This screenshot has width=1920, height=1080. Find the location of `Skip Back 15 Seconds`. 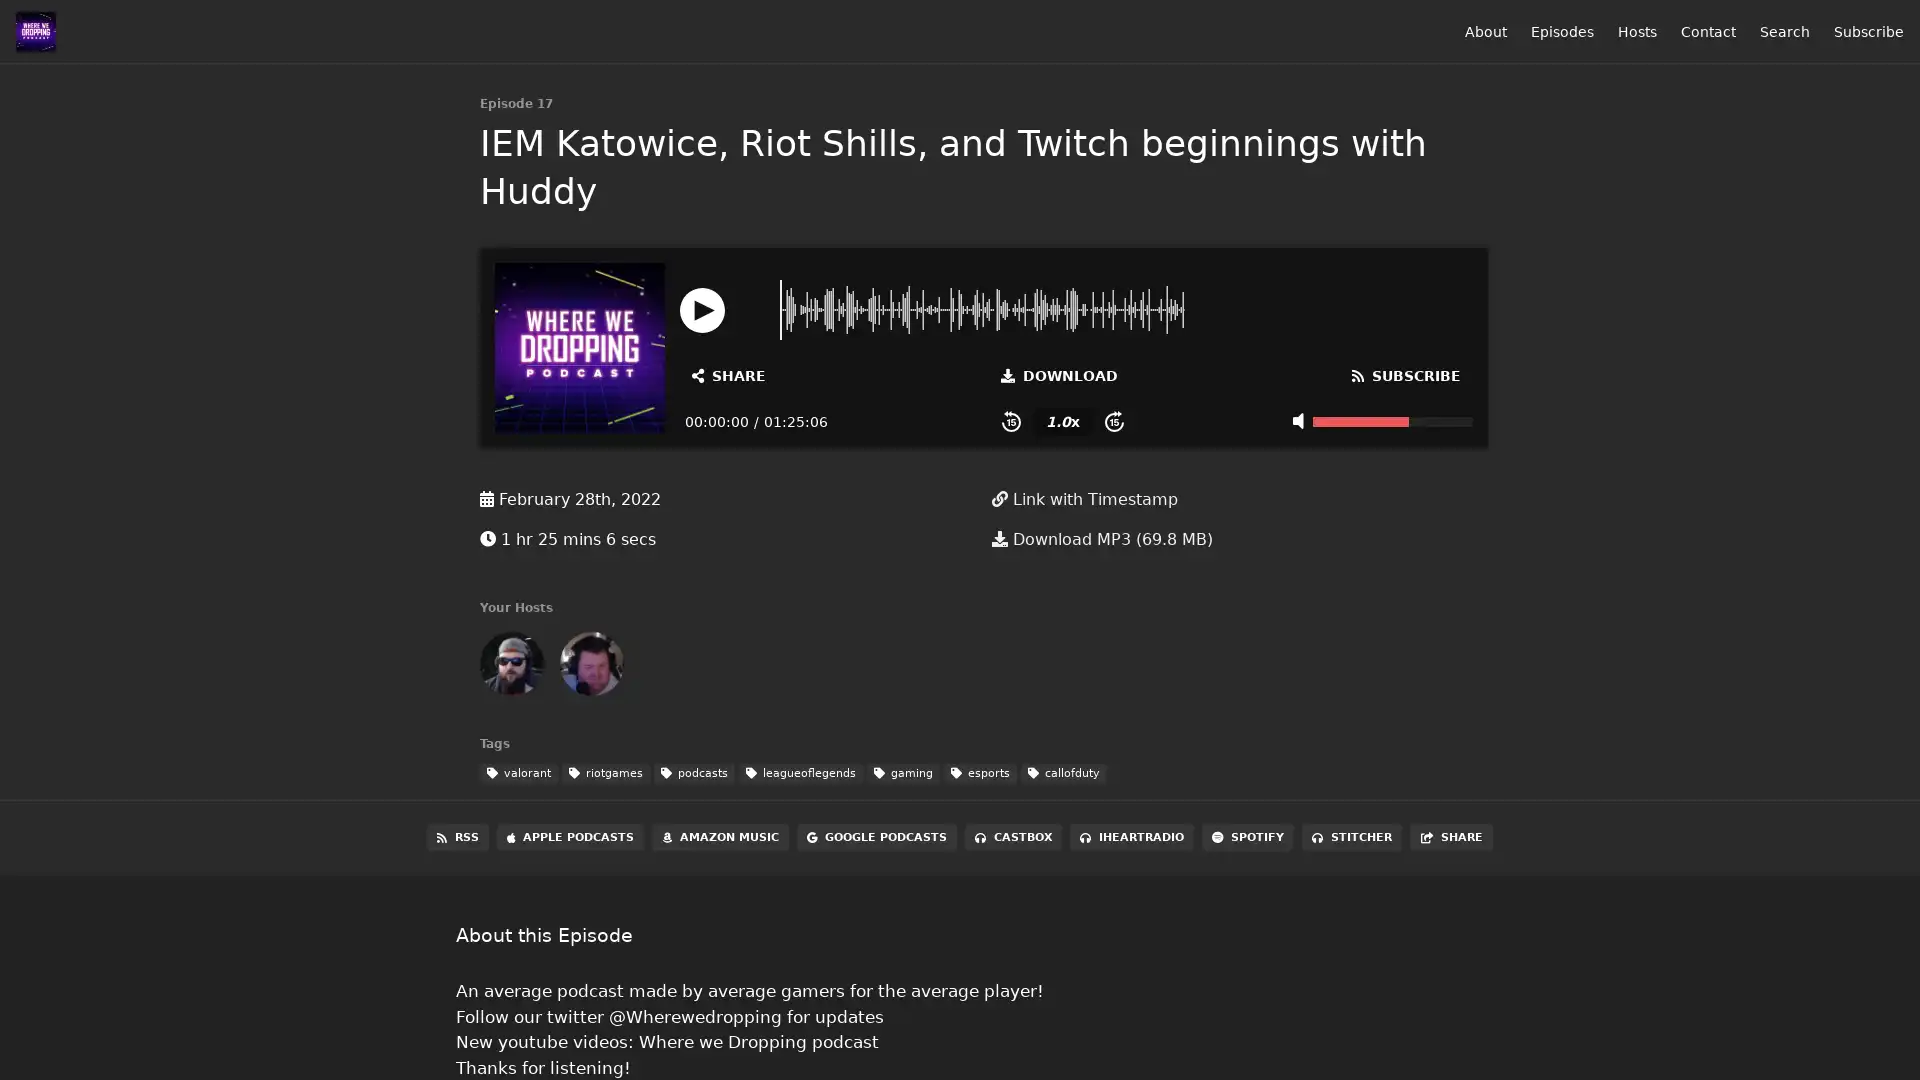

Skip Back 15 Seconds is located at coordinates (1011, 419).